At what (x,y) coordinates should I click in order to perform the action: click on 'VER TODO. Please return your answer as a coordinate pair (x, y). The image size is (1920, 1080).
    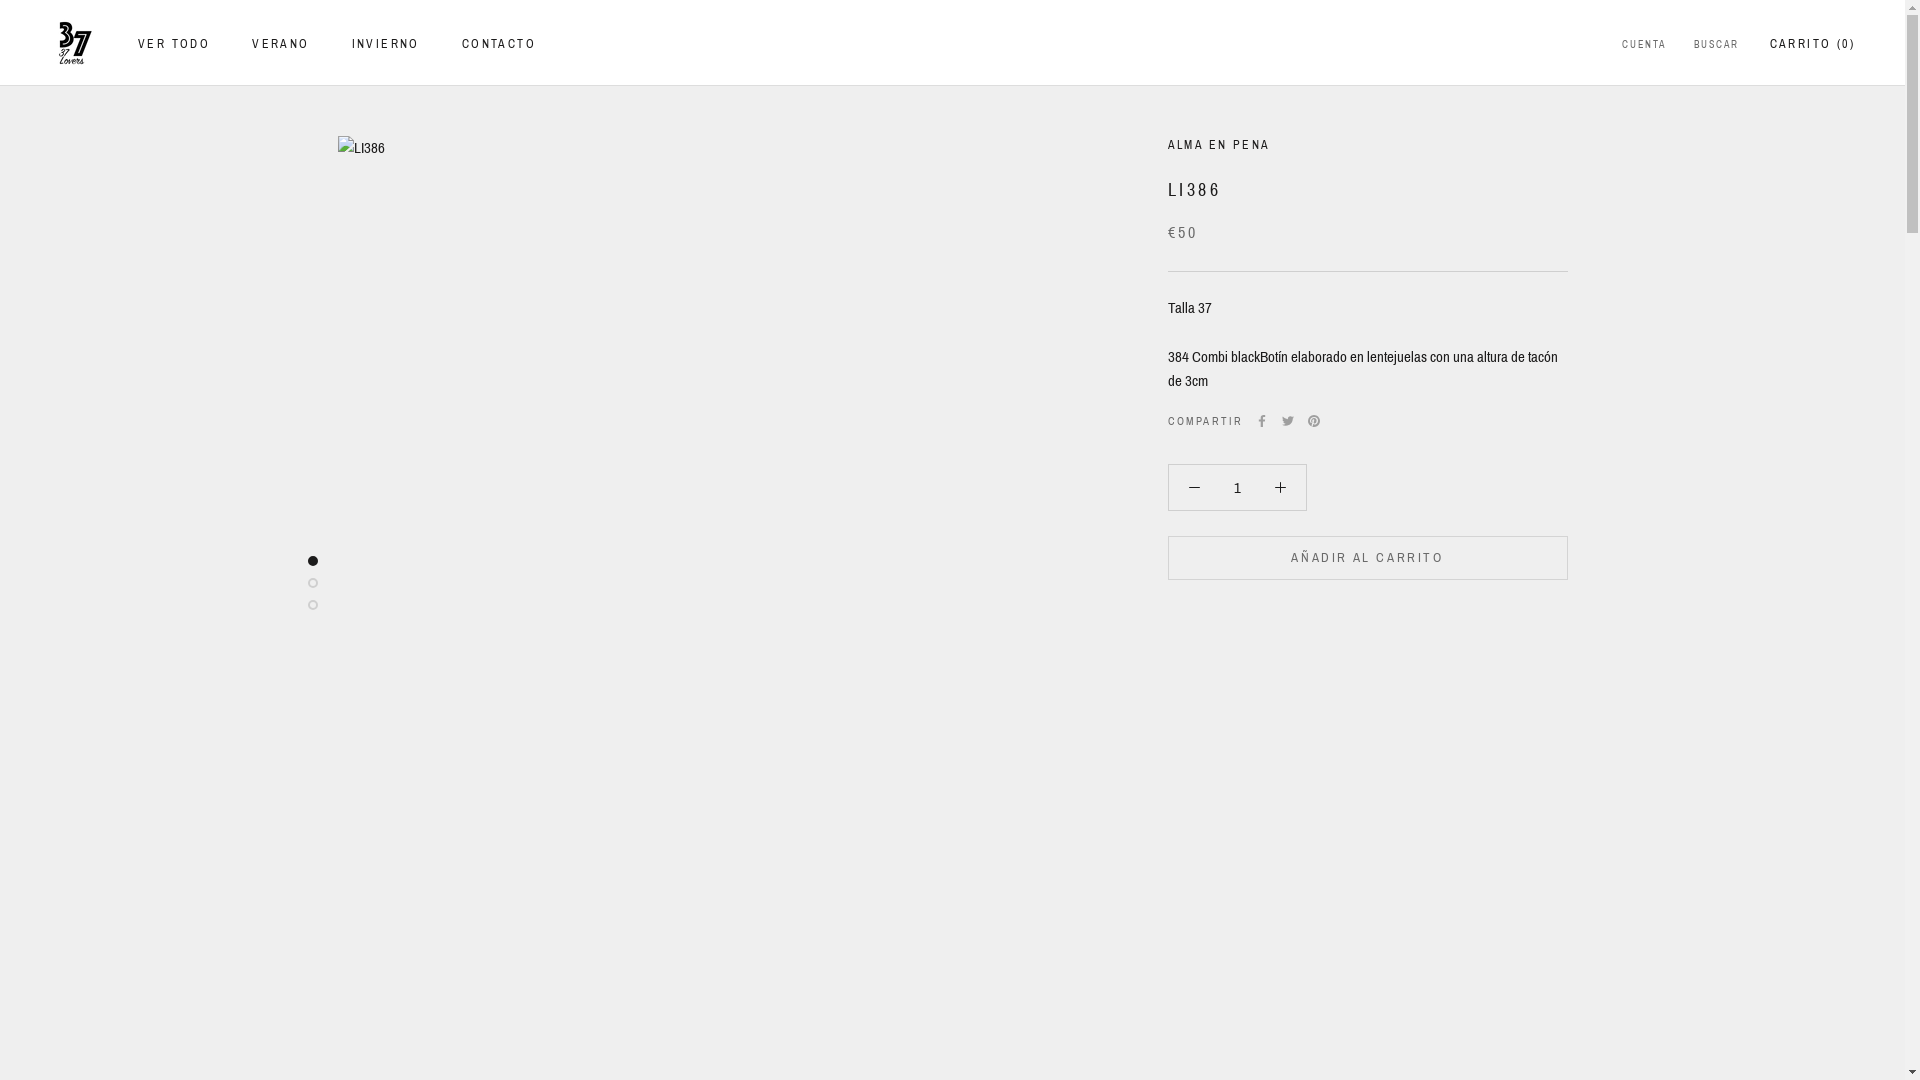
    Looking at the image, I should click on (173, 43).